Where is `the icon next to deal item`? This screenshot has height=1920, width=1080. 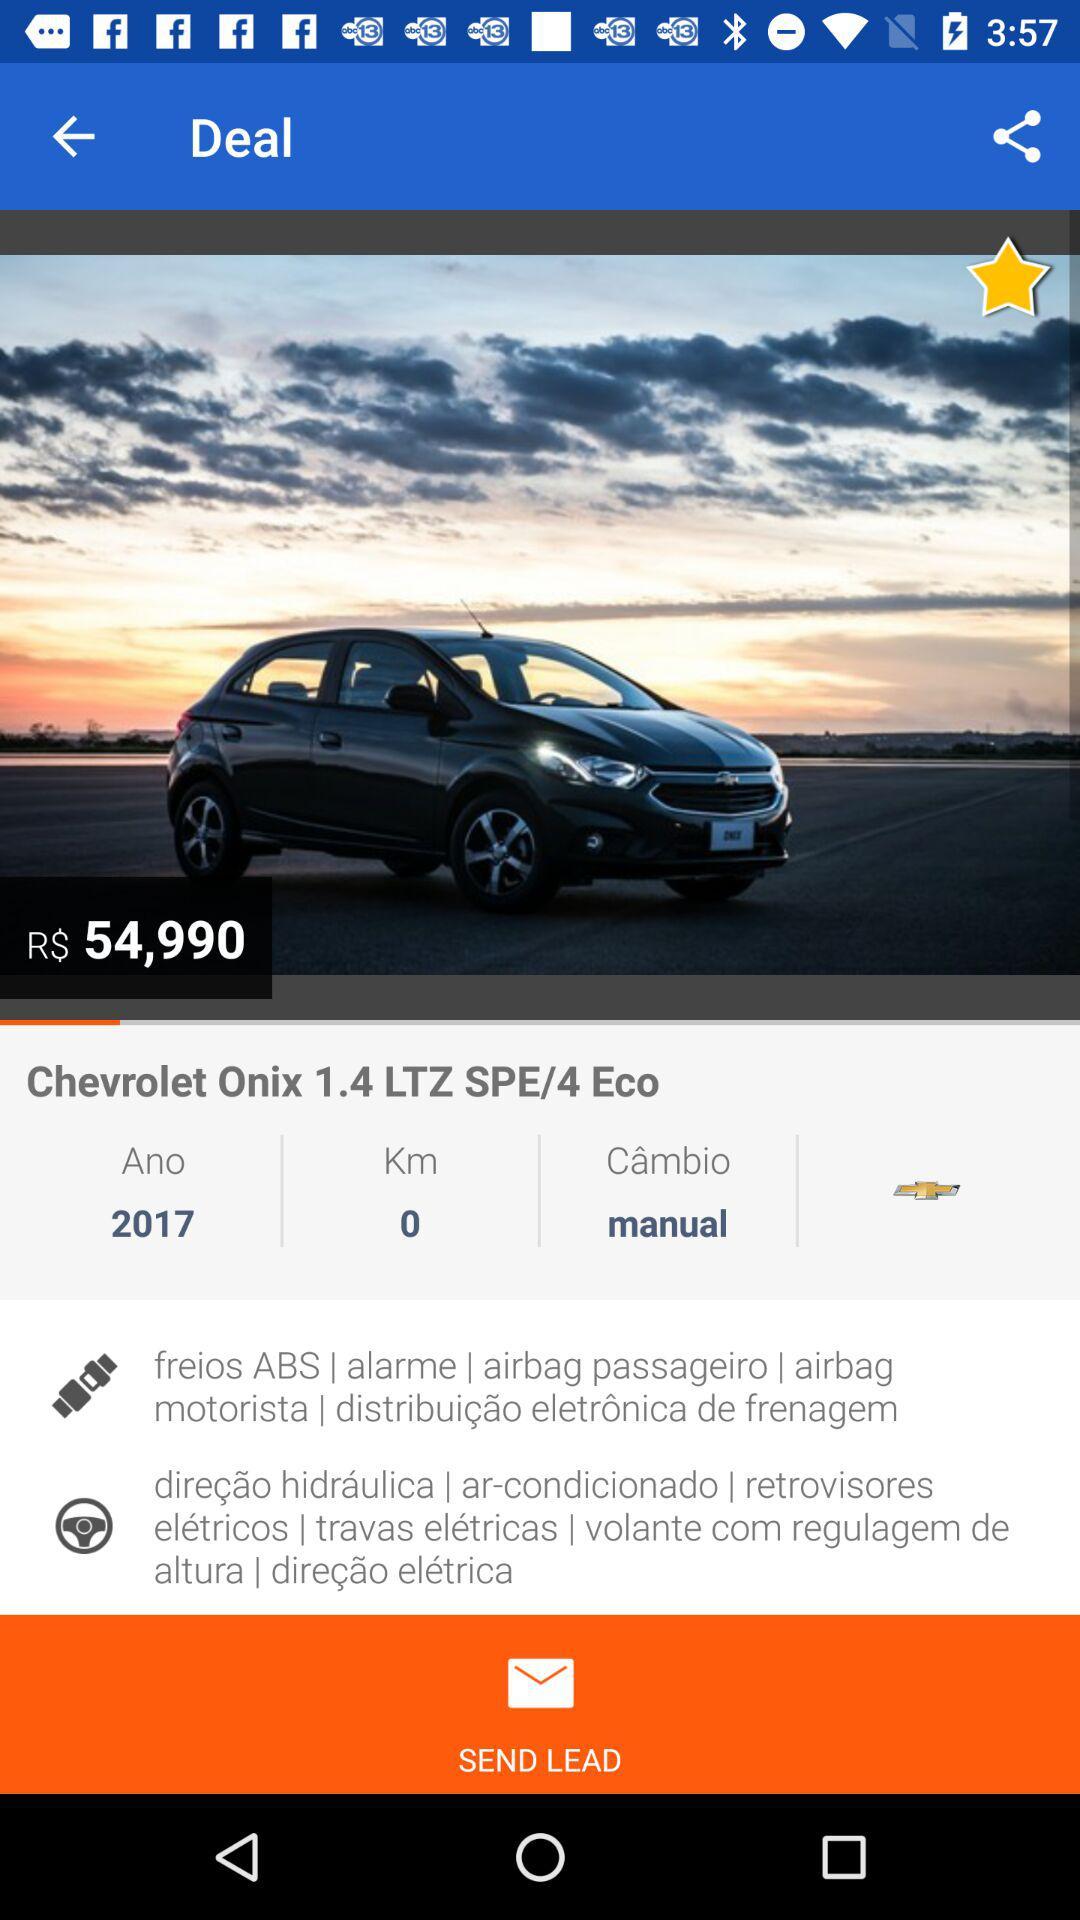
the icon next to deal item is located at coordinates (72, 135).